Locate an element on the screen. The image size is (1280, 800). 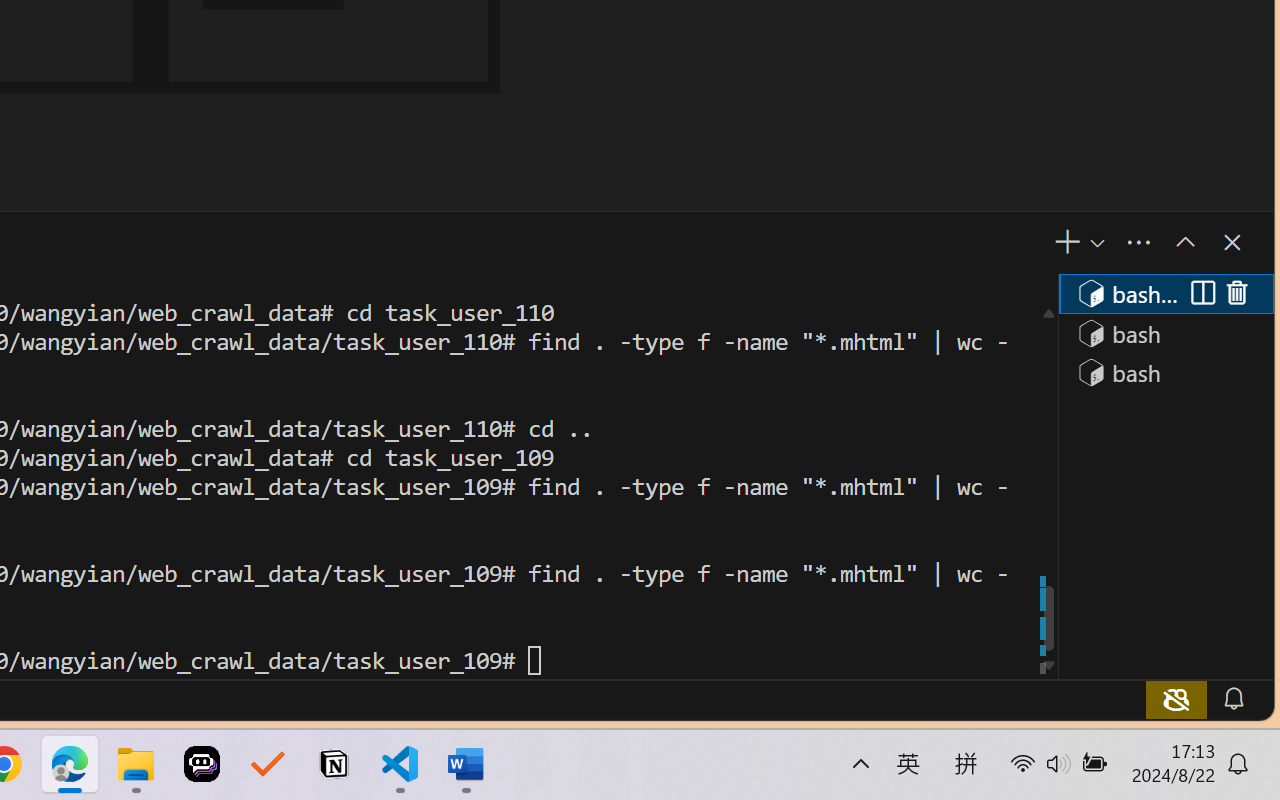
'Views and More Actions...' is located at coordinates (1137, 242).